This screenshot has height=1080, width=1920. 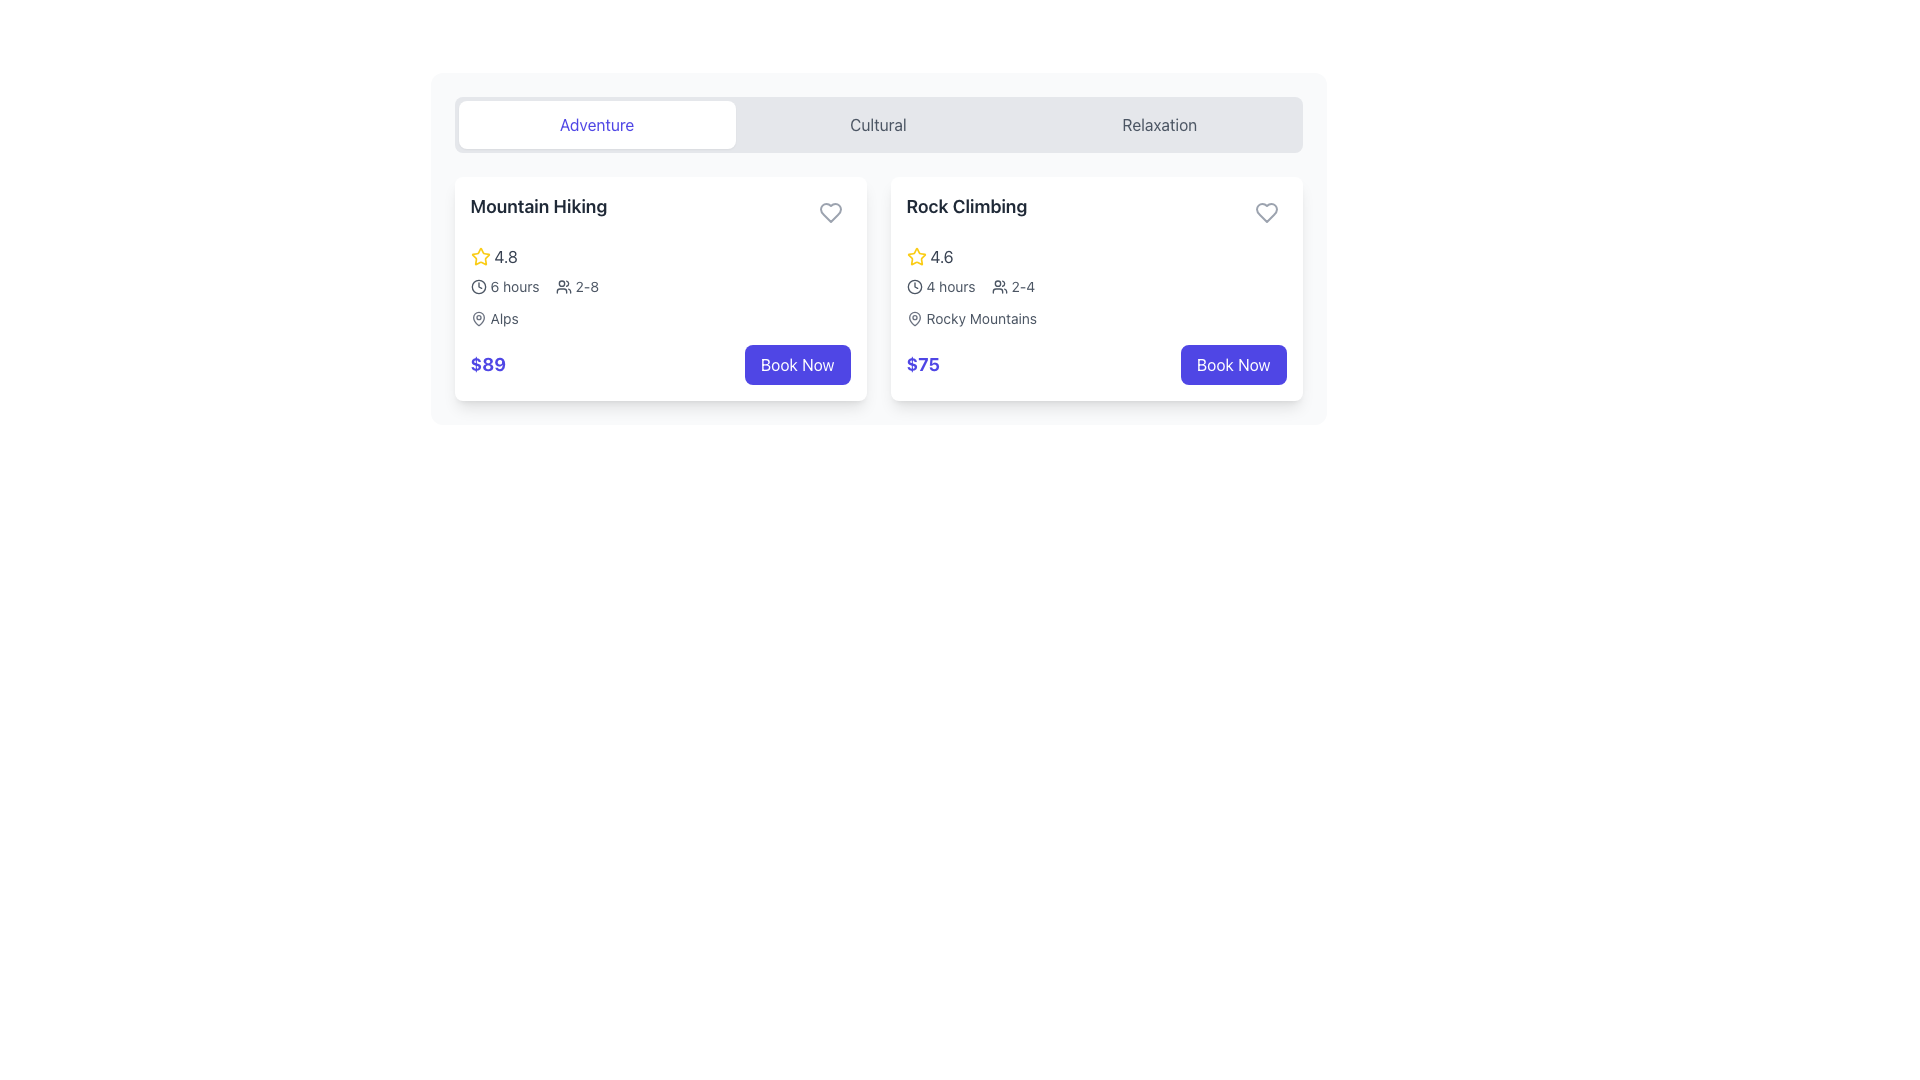 I want to click on the heart-shaped icon located in the top-right corner of the second card labeled 'Rock Climbing', so click(x=1265, y=212).